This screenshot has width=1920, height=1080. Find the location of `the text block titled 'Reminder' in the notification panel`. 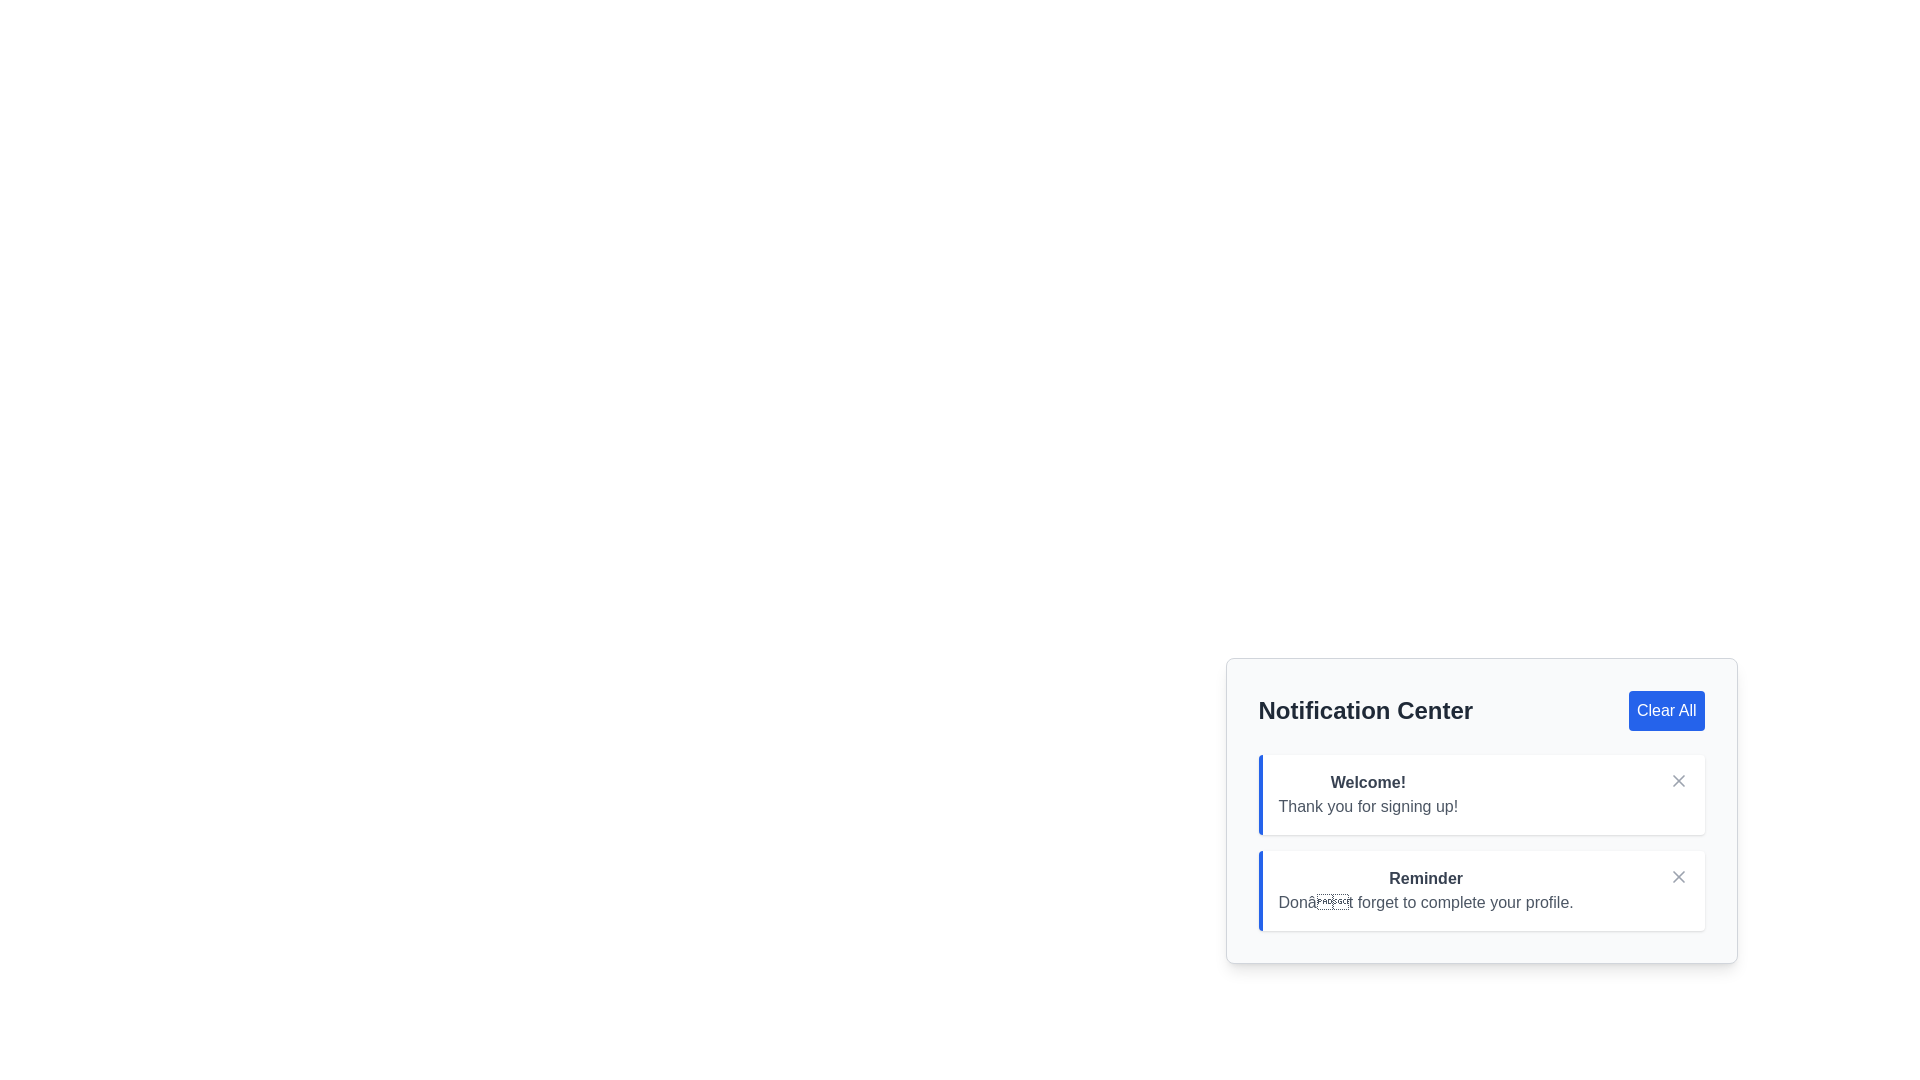

the text block titled 'Reminder' in the notification panel is located at coordinates (1433, 890).